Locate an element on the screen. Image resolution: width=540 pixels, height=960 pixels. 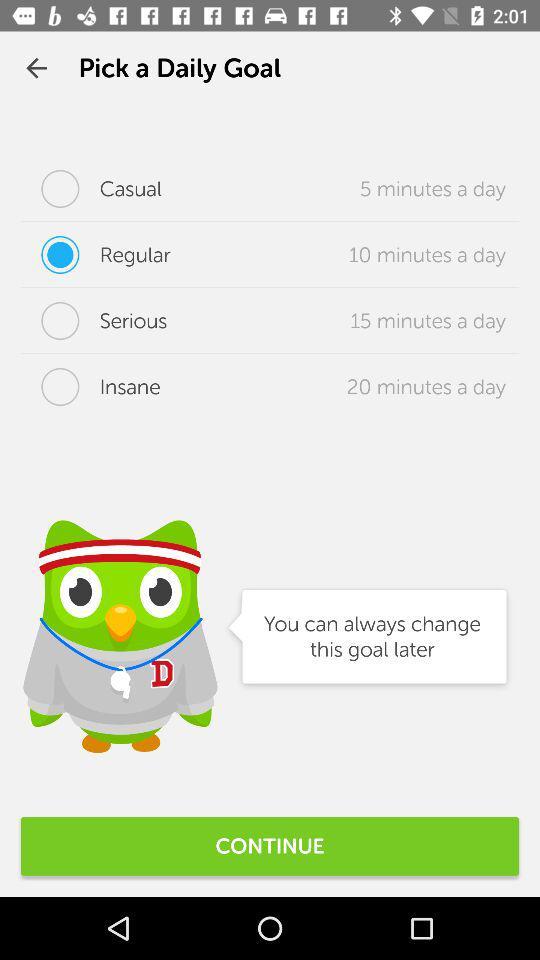
the app next to the pick a daily icon is located at coordinates (36, 68).